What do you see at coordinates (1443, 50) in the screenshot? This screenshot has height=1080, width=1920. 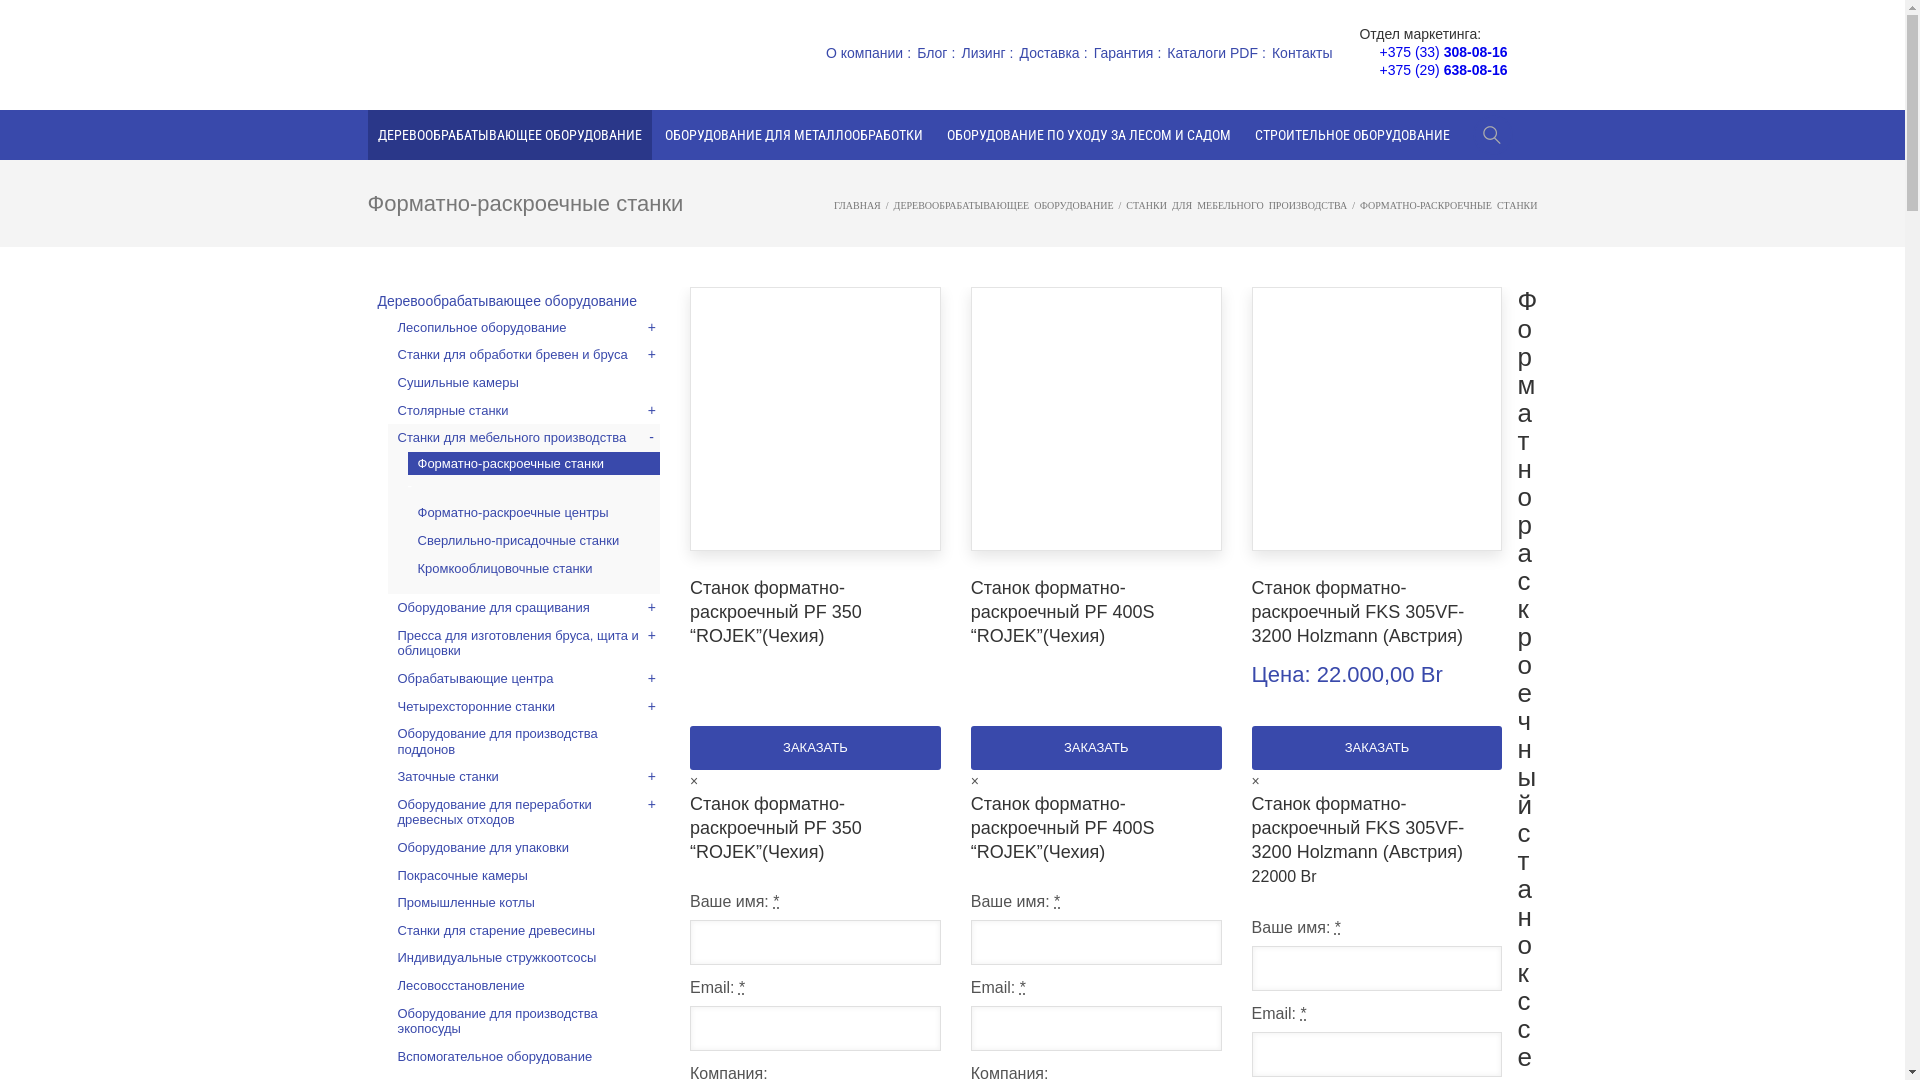 I see `'+375 (33) 308-08-16'` at bounding box center [1443, 50].